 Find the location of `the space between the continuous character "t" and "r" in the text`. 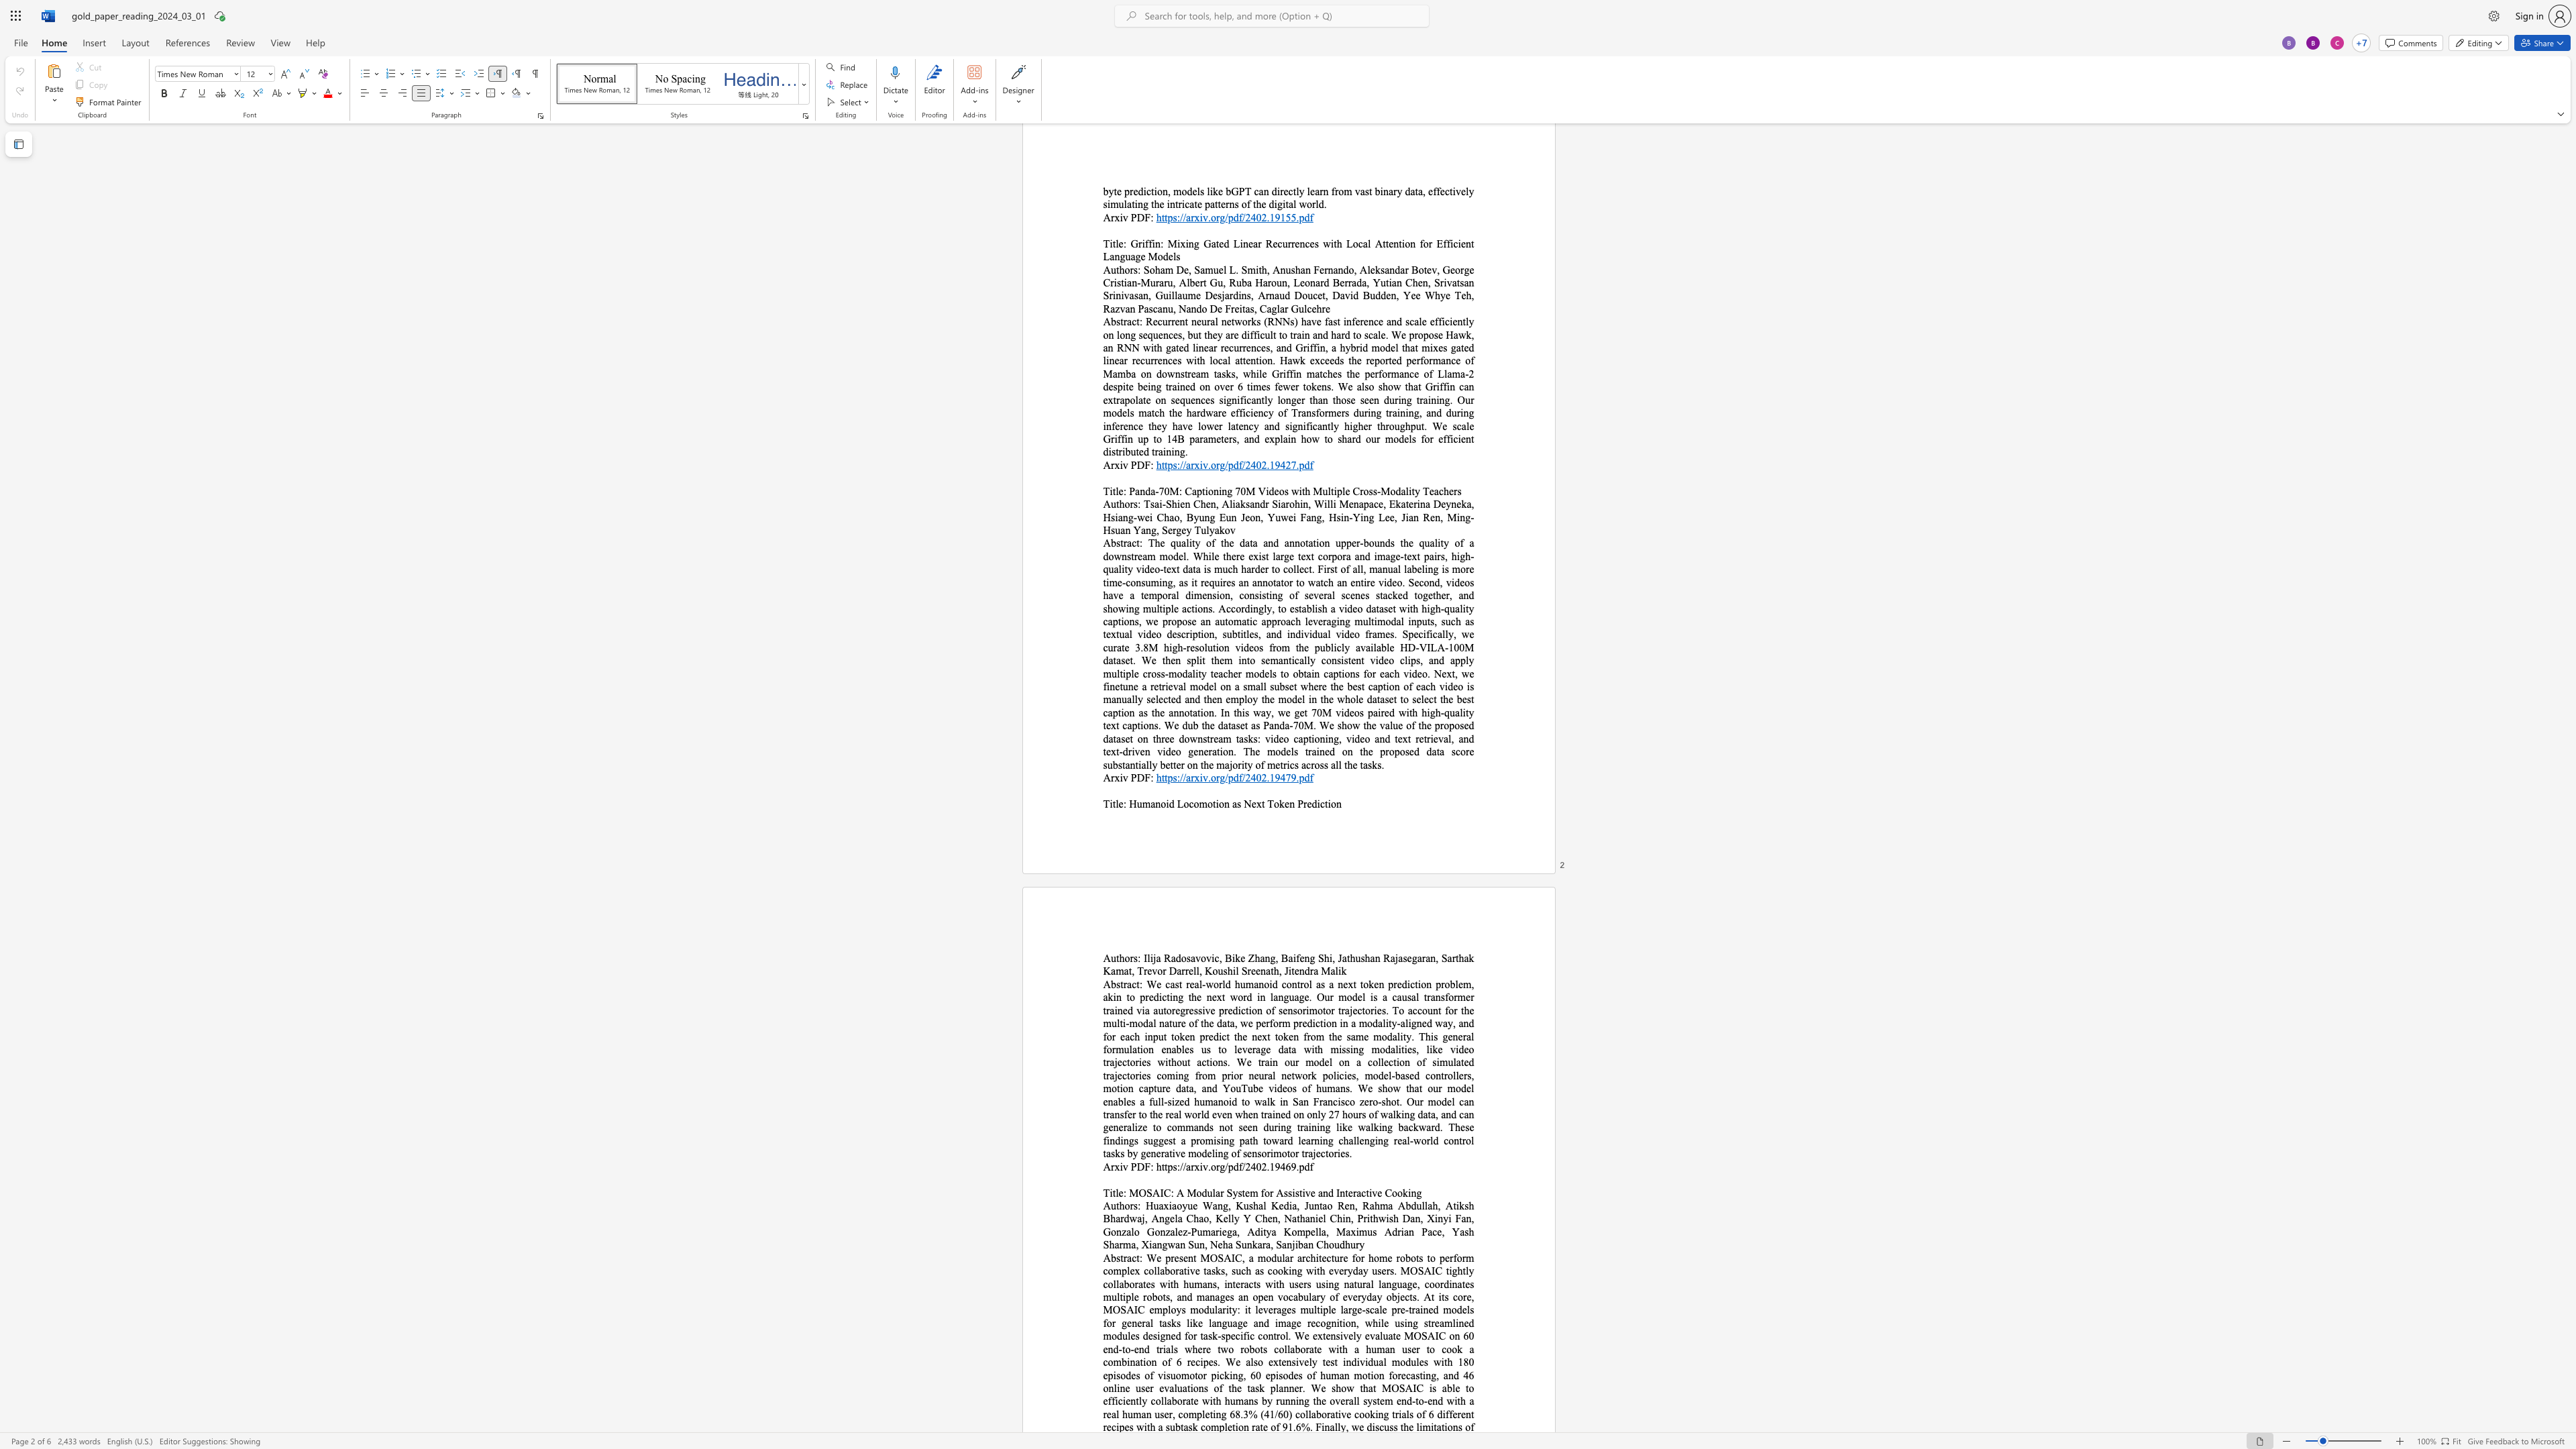

the space between the continuous character "t" and "r" in the text is located at coordinates (1123, 1257).